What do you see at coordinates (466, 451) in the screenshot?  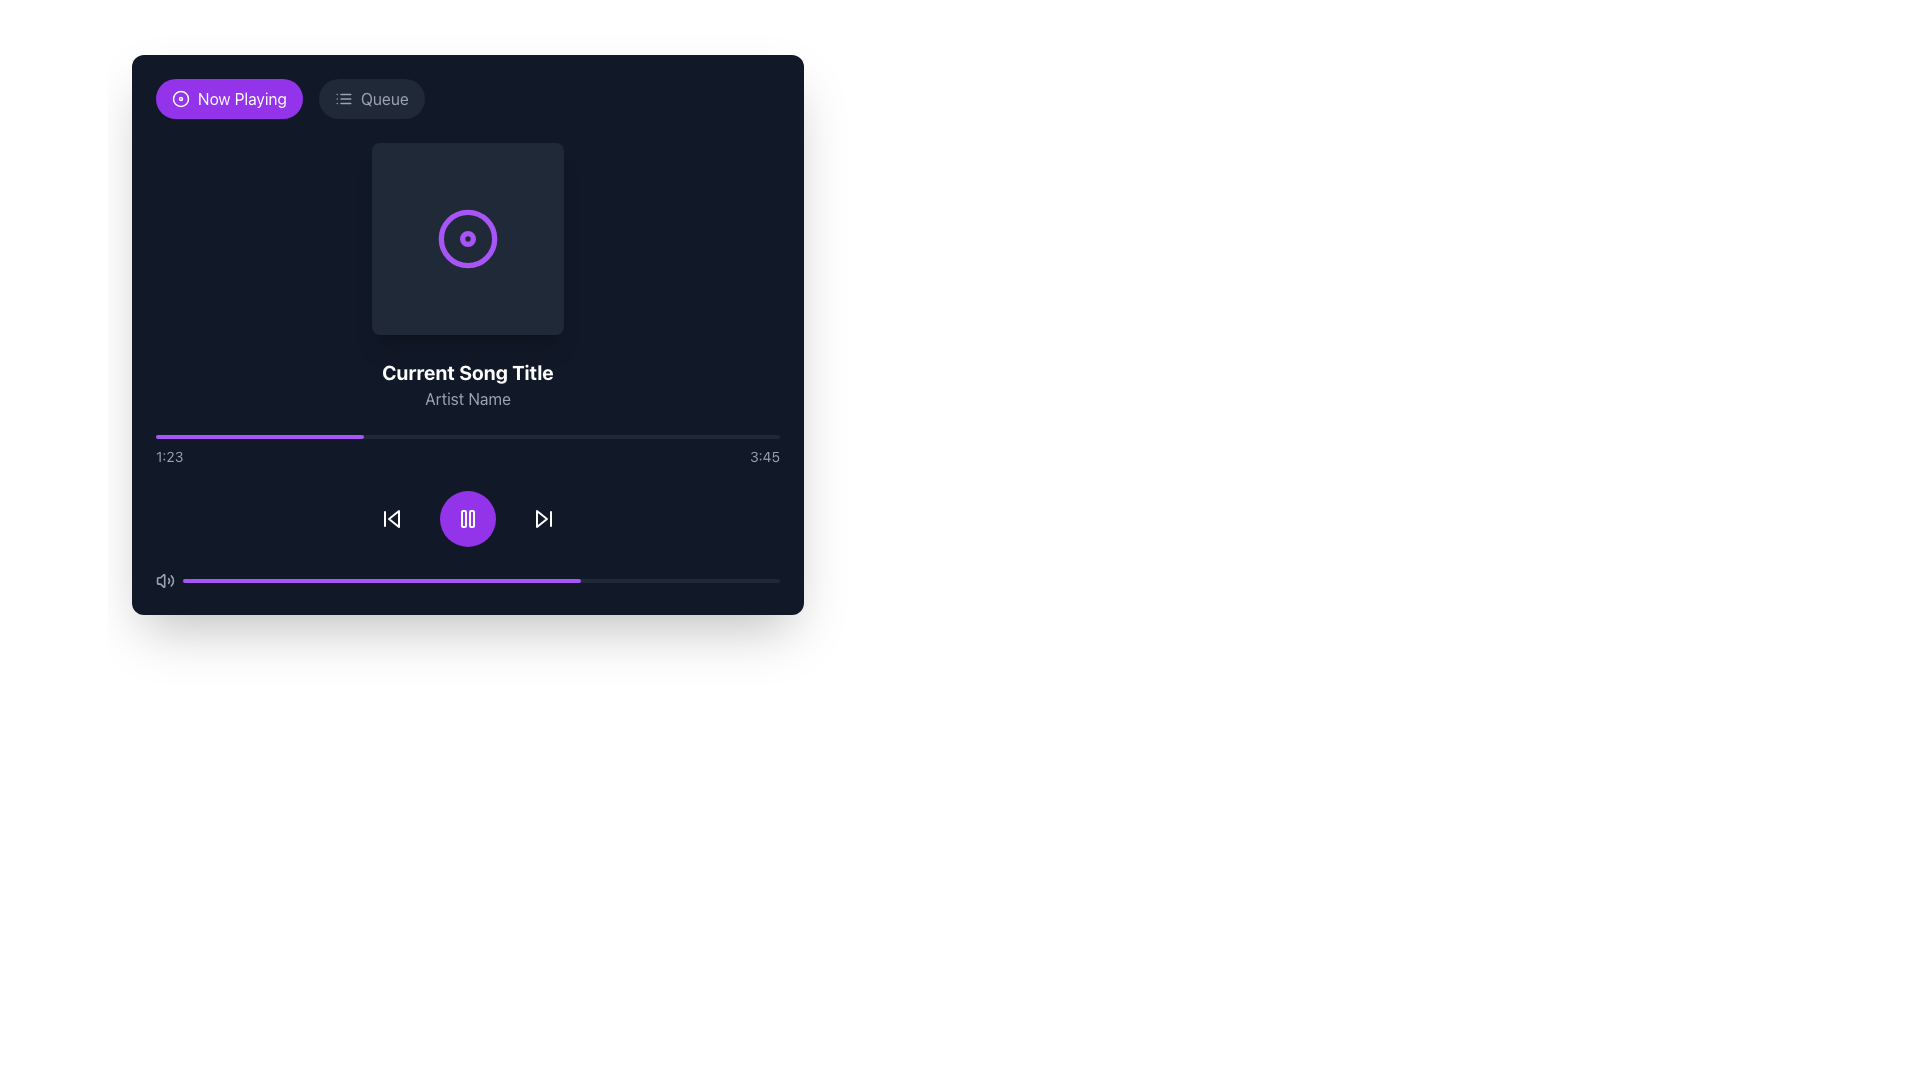 I see `the purple section of the progress bar located below the title 'Current Song Title' and the artist's name to adjust the playback position` at bounding box center [466, 451].